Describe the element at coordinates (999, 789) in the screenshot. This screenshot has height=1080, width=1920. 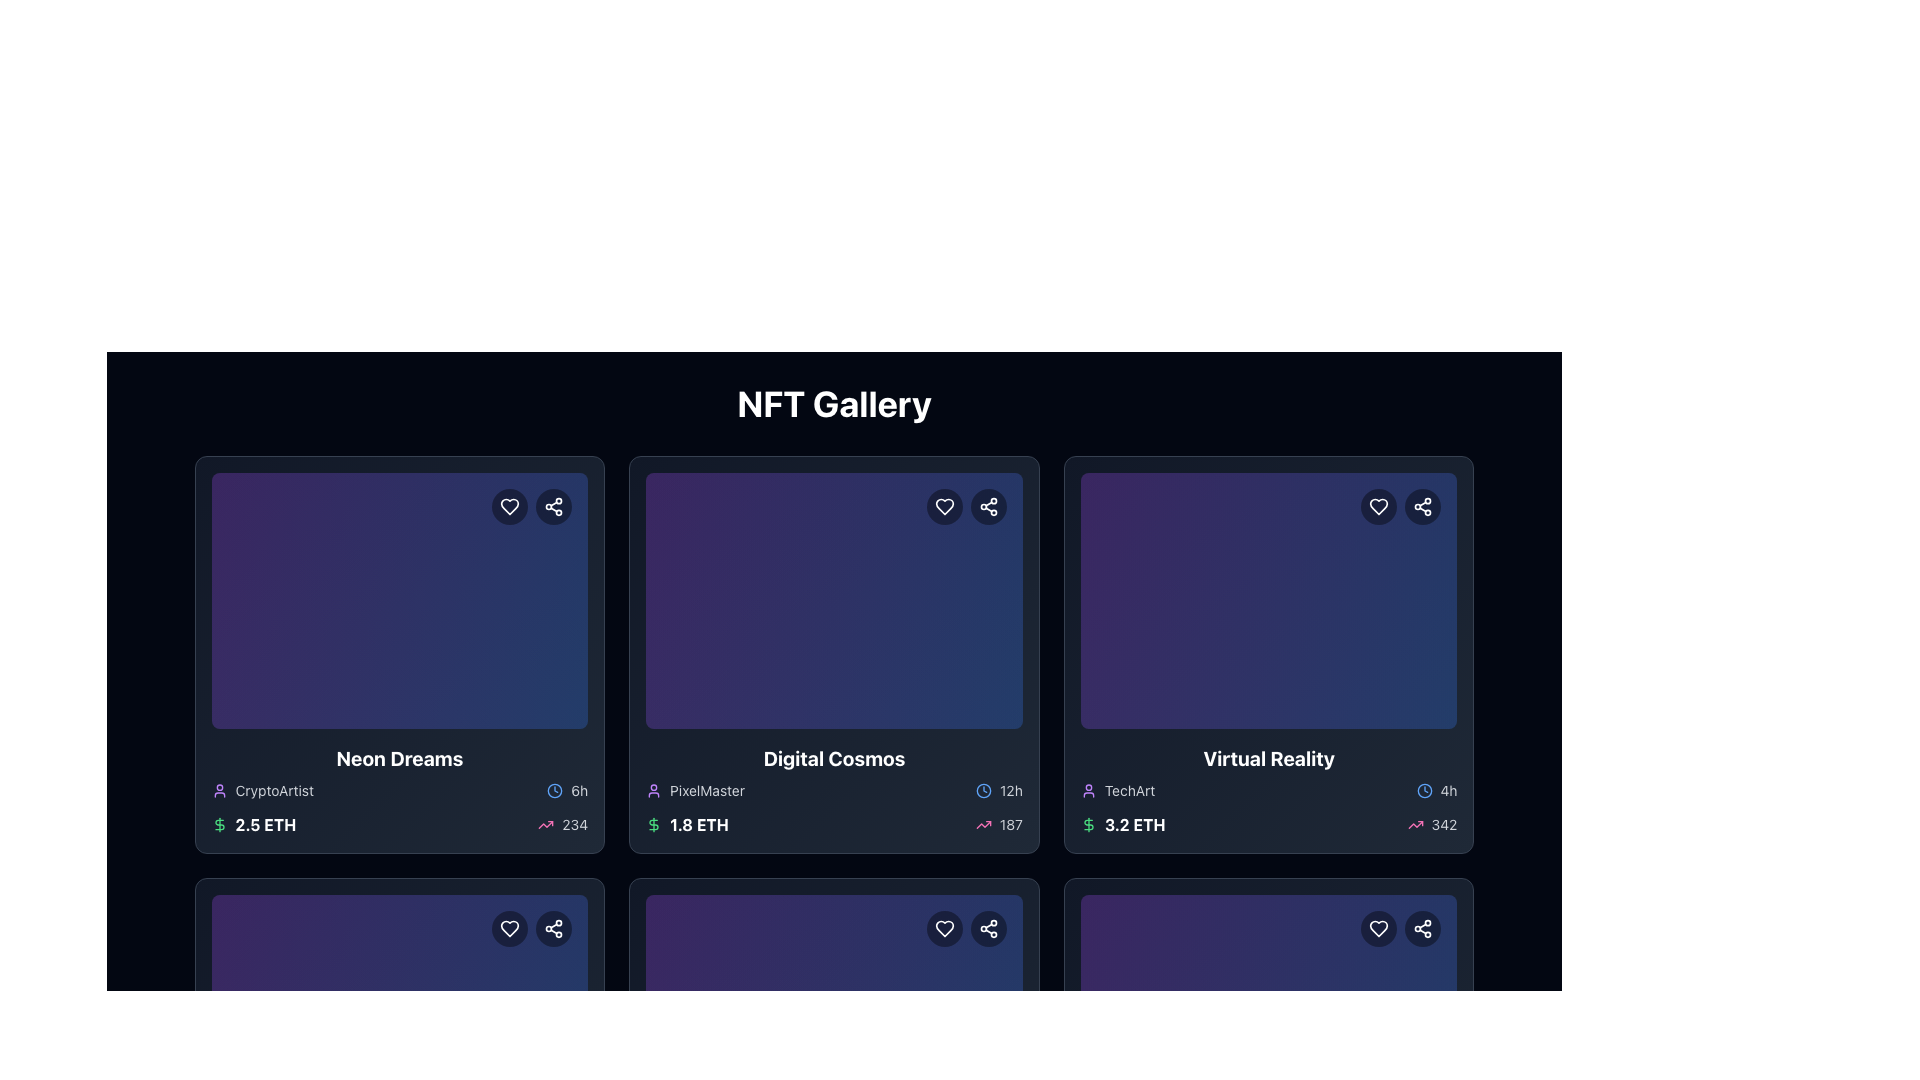
I see `the time indicator element located in the lower right section of the 'Digital Cosmos' card` at that location.